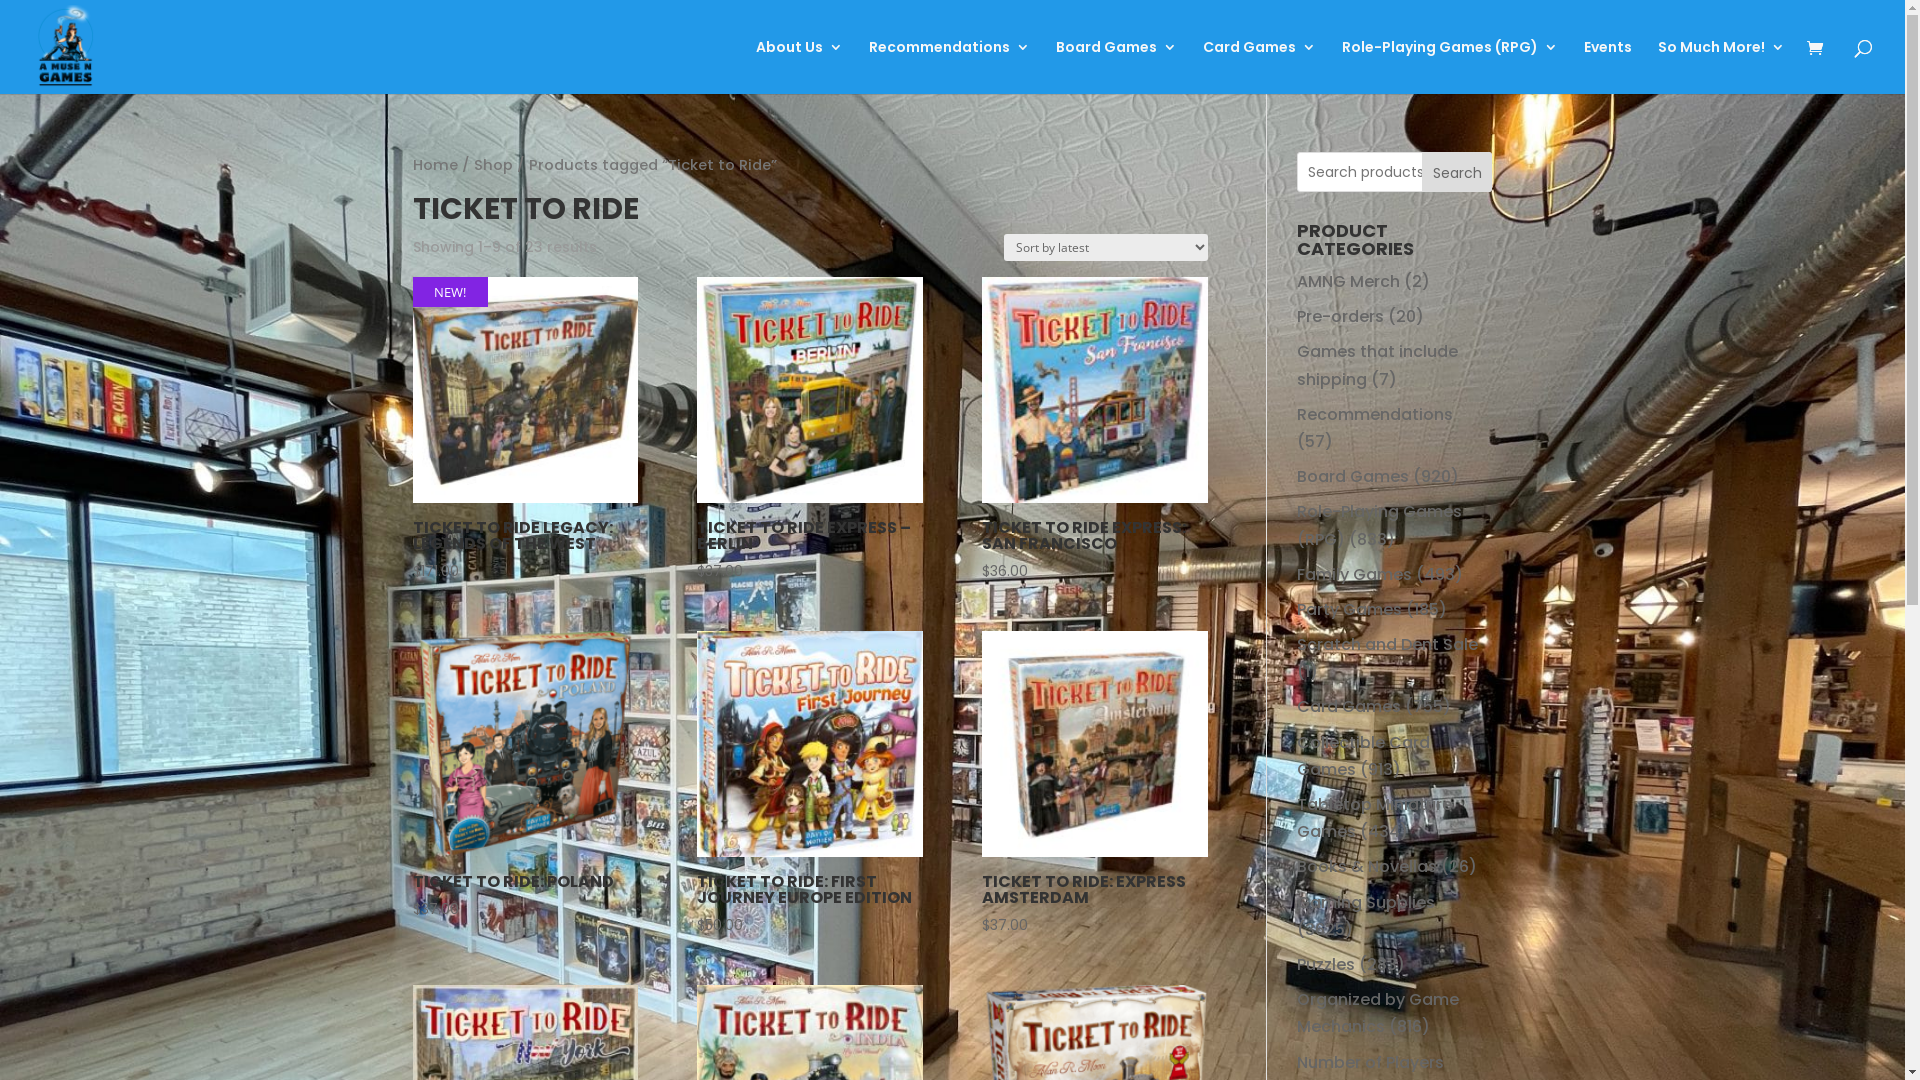 The width and height of the screenshot is (1920, 1080). What do you see at coordinates (1296, 963) in the screenshot?
I see `'Puzzles'` at bounding box center [1296, 963].